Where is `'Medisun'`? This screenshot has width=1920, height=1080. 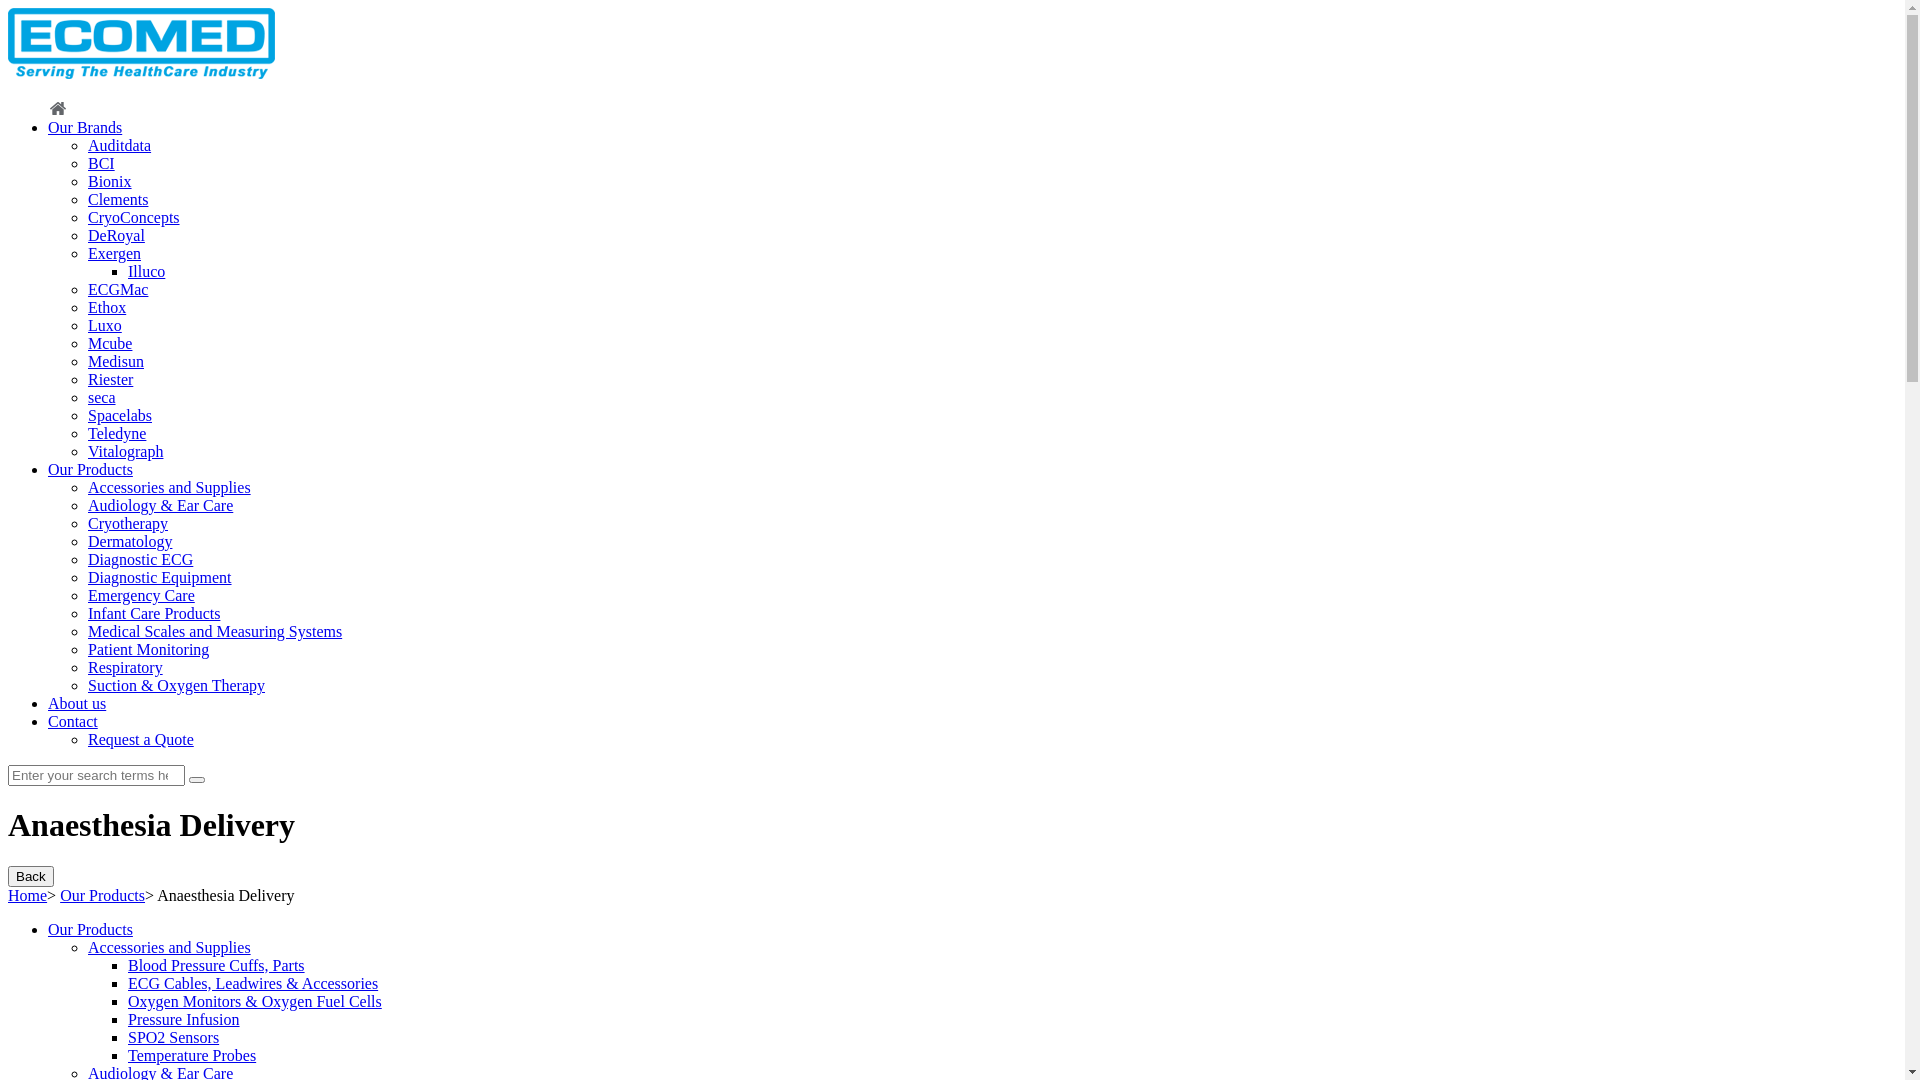 'Medisun' is located at coordinates (114, 361).